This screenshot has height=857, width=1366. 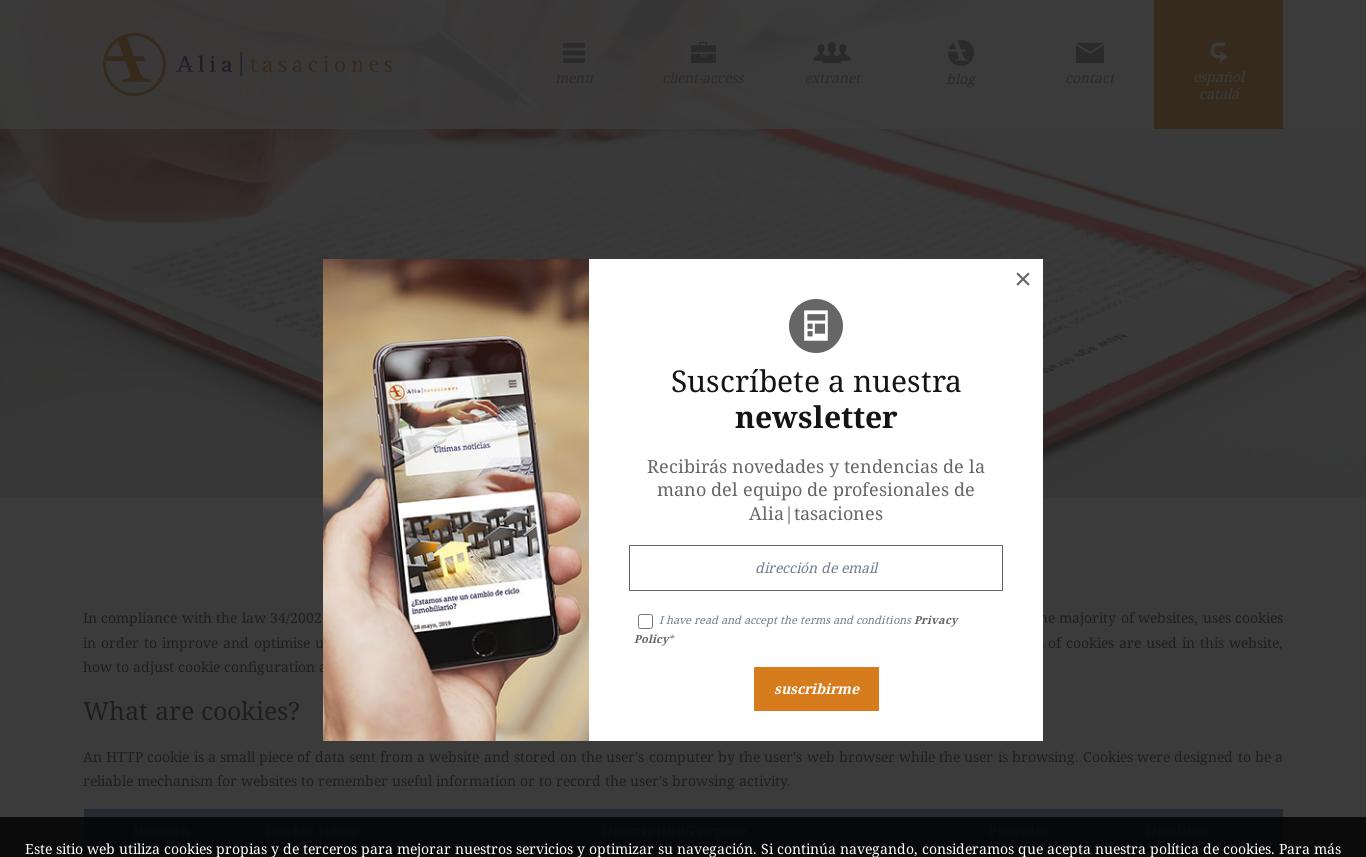 What do you see at coordinates (1218, 92) in the screenshot?
I see `'catalá'` at bounding box center [1218, 92].